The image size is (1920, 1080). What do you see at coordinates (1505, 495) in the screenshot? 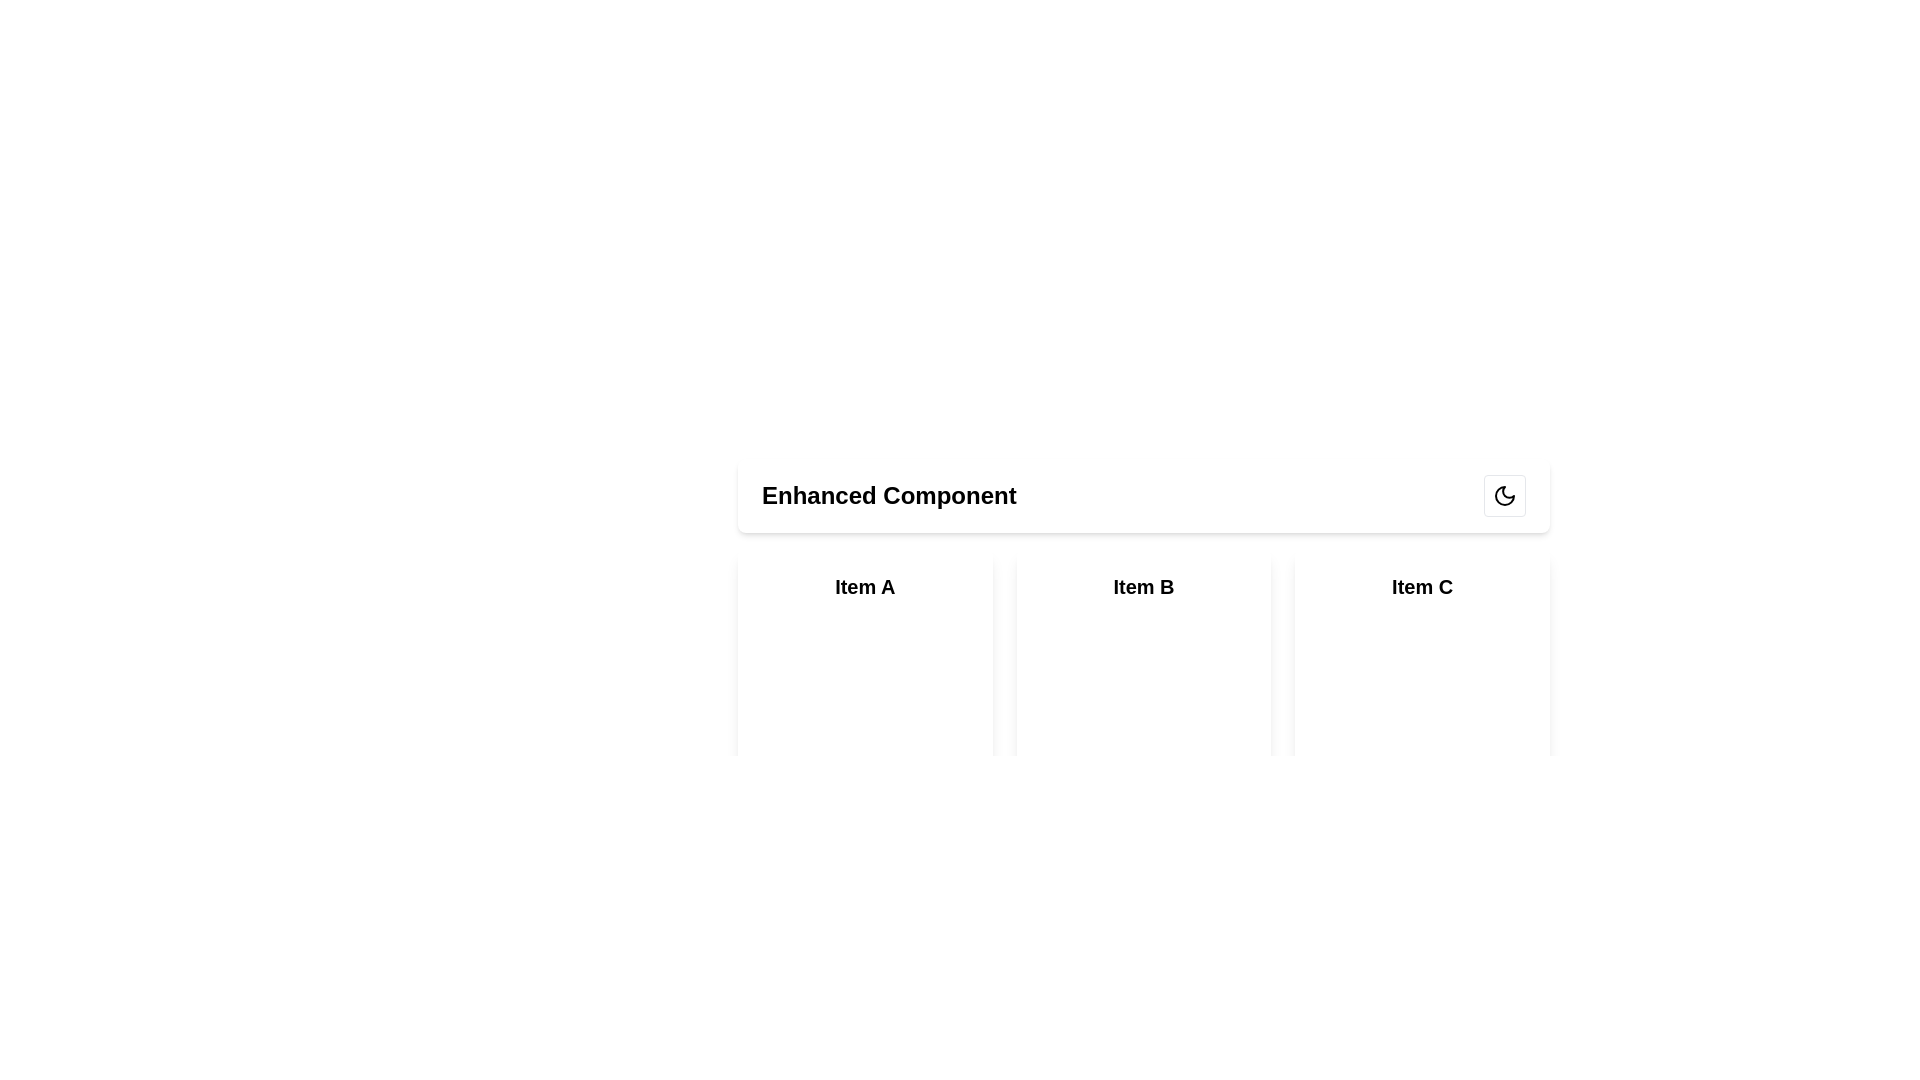
I see `the decorative icon representing a theme or mode located at the top-right corner of the interface, beside the header with the text 'Enhanced Component'` at bounding box center [1505, 495].